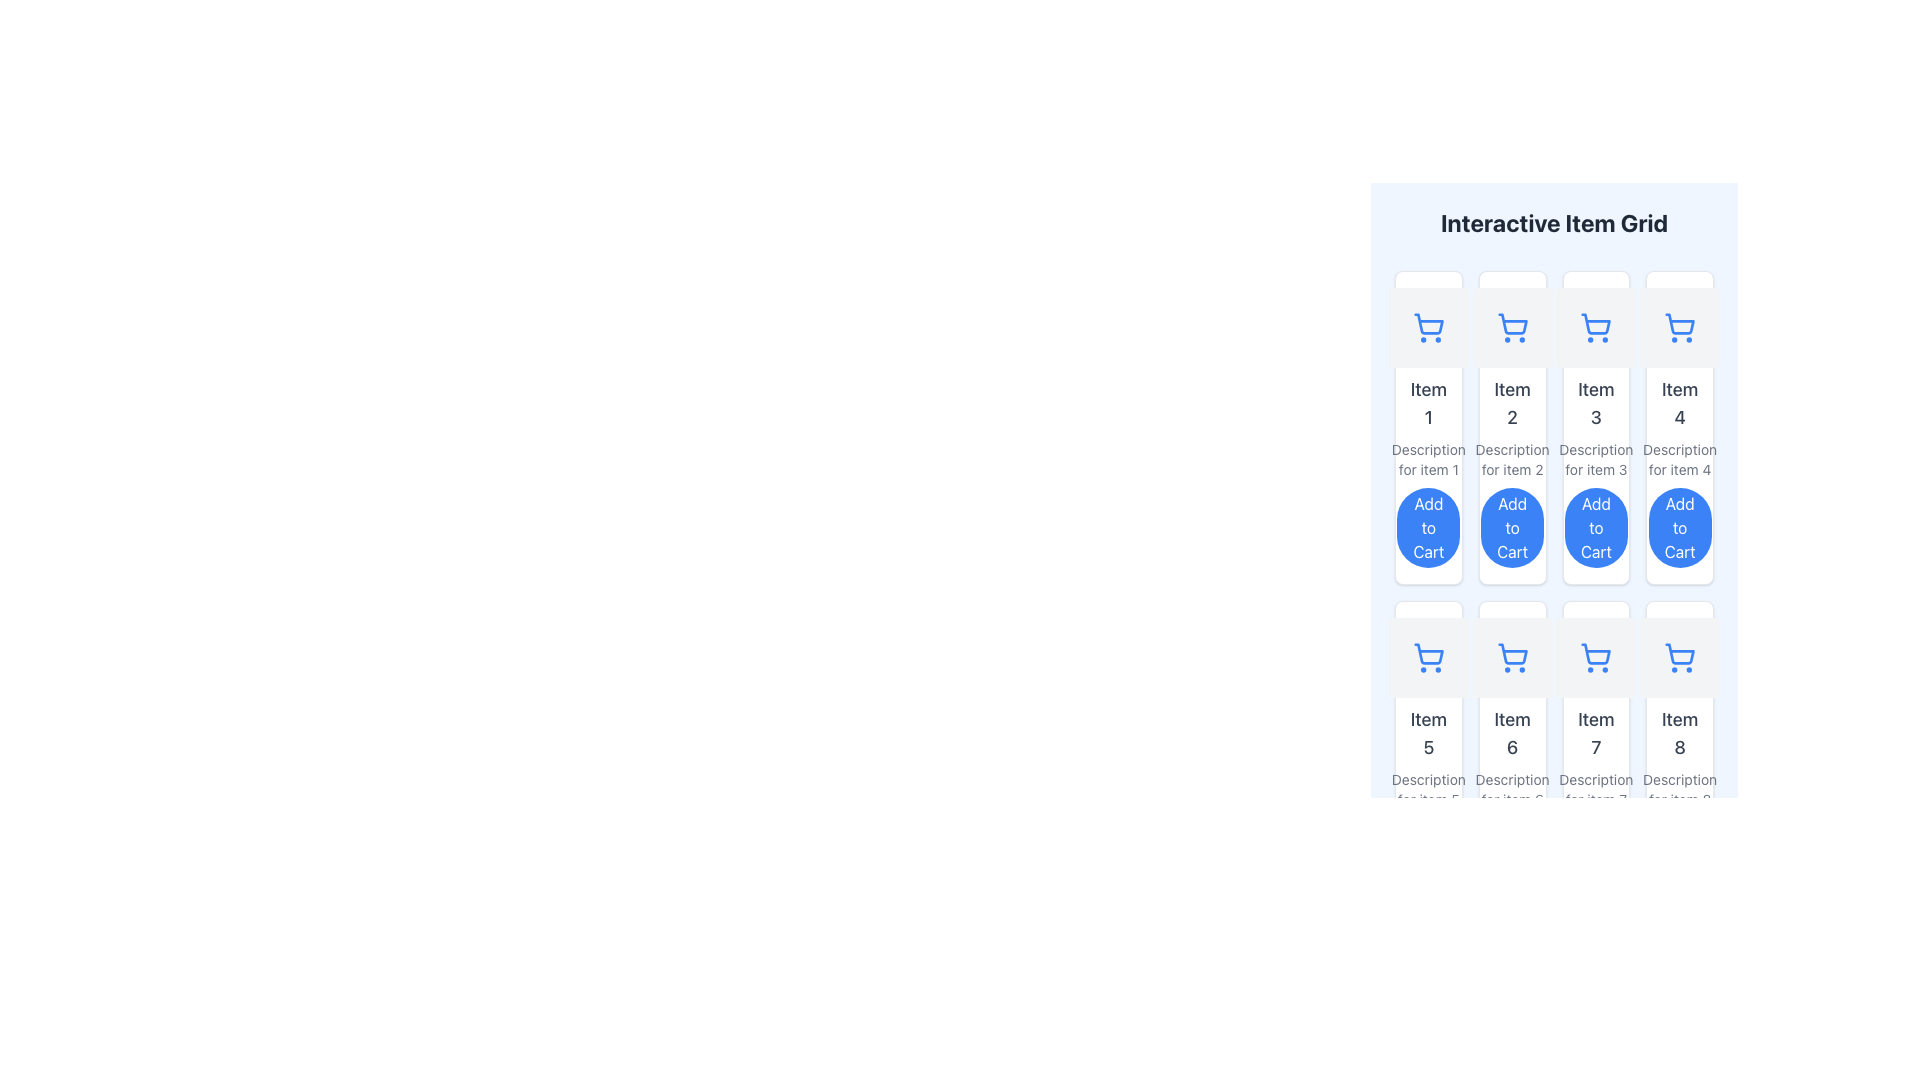 The height and width of the screenshot is (1080, 1920). Describe the element at coordinates (1595, 427) in the screenshot. I see `the product display card which is the third item in the interactive grid layout` at that location.